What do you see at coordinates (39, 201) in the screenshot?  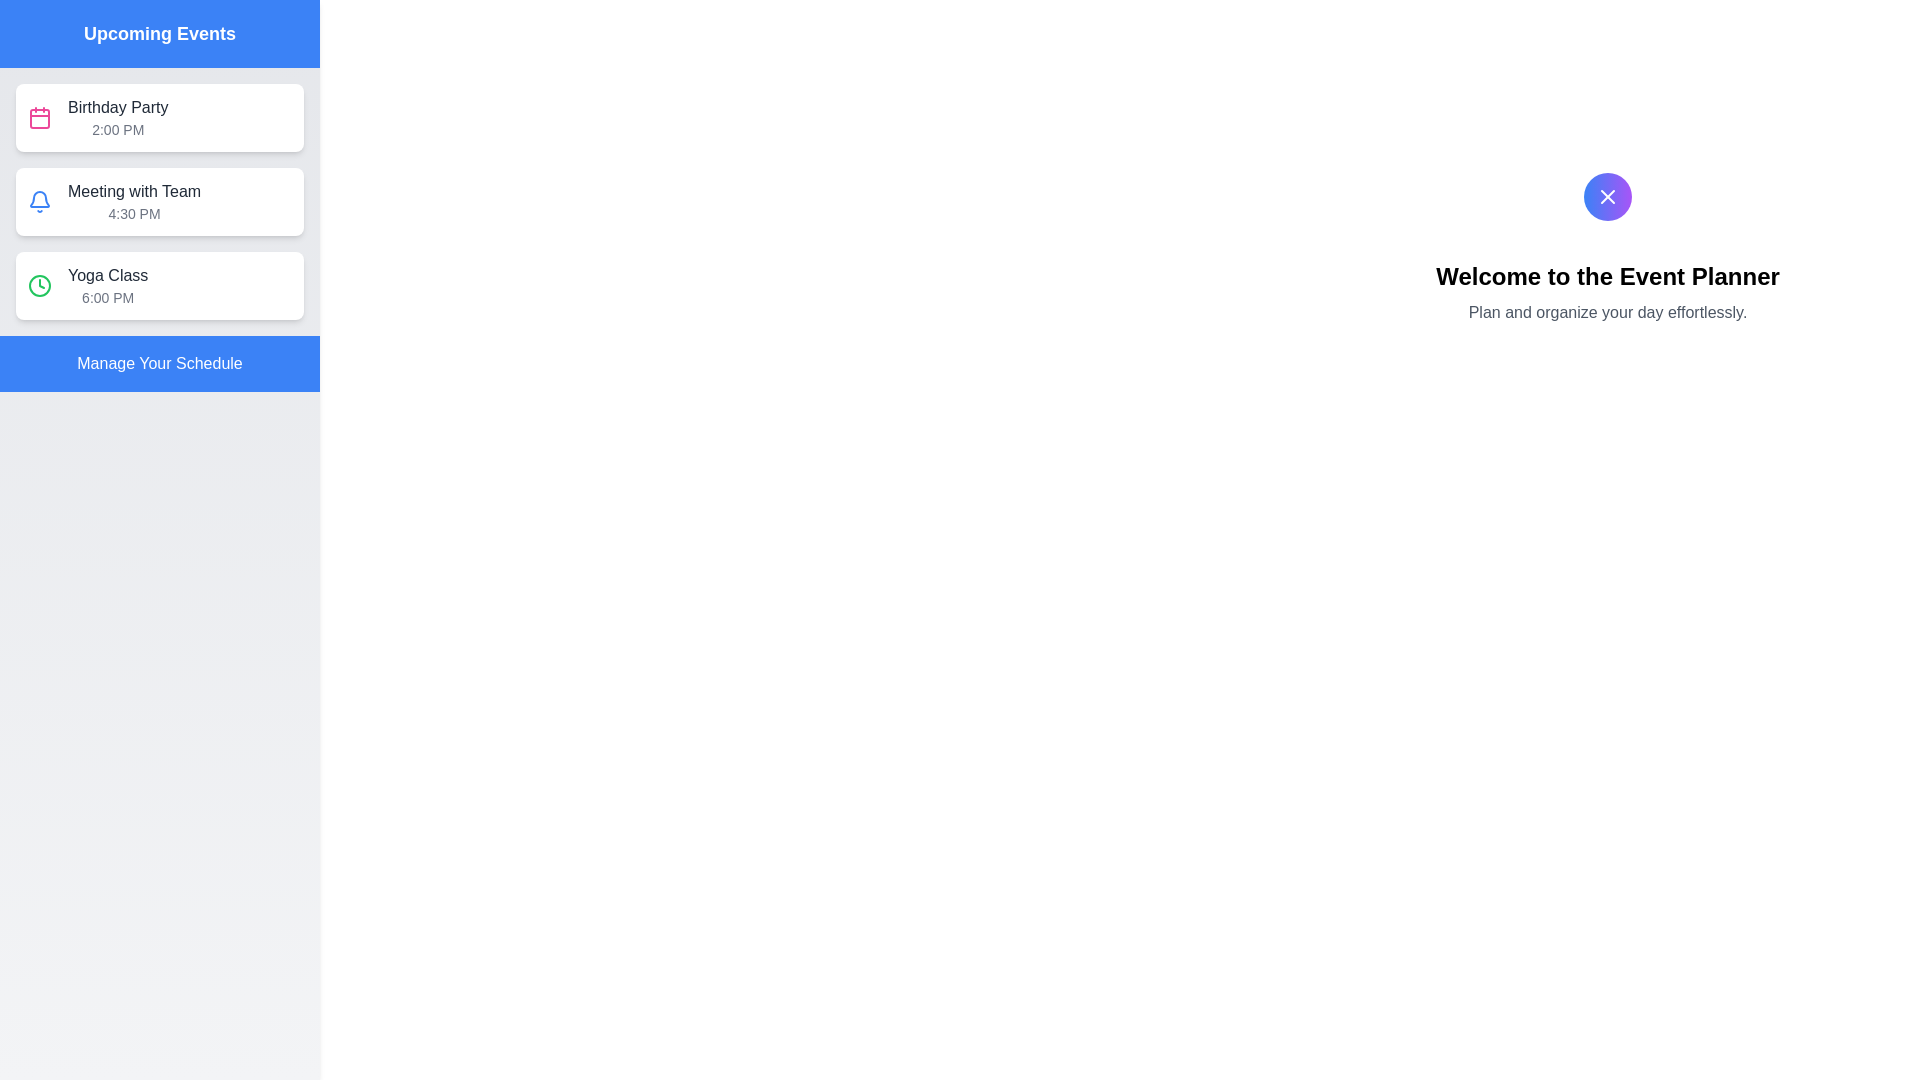 I see `the bell icon with blue outlines located within the event card displaying 'Meeting with Team' and '4:30 PM'` at bounding box center [39, 201].